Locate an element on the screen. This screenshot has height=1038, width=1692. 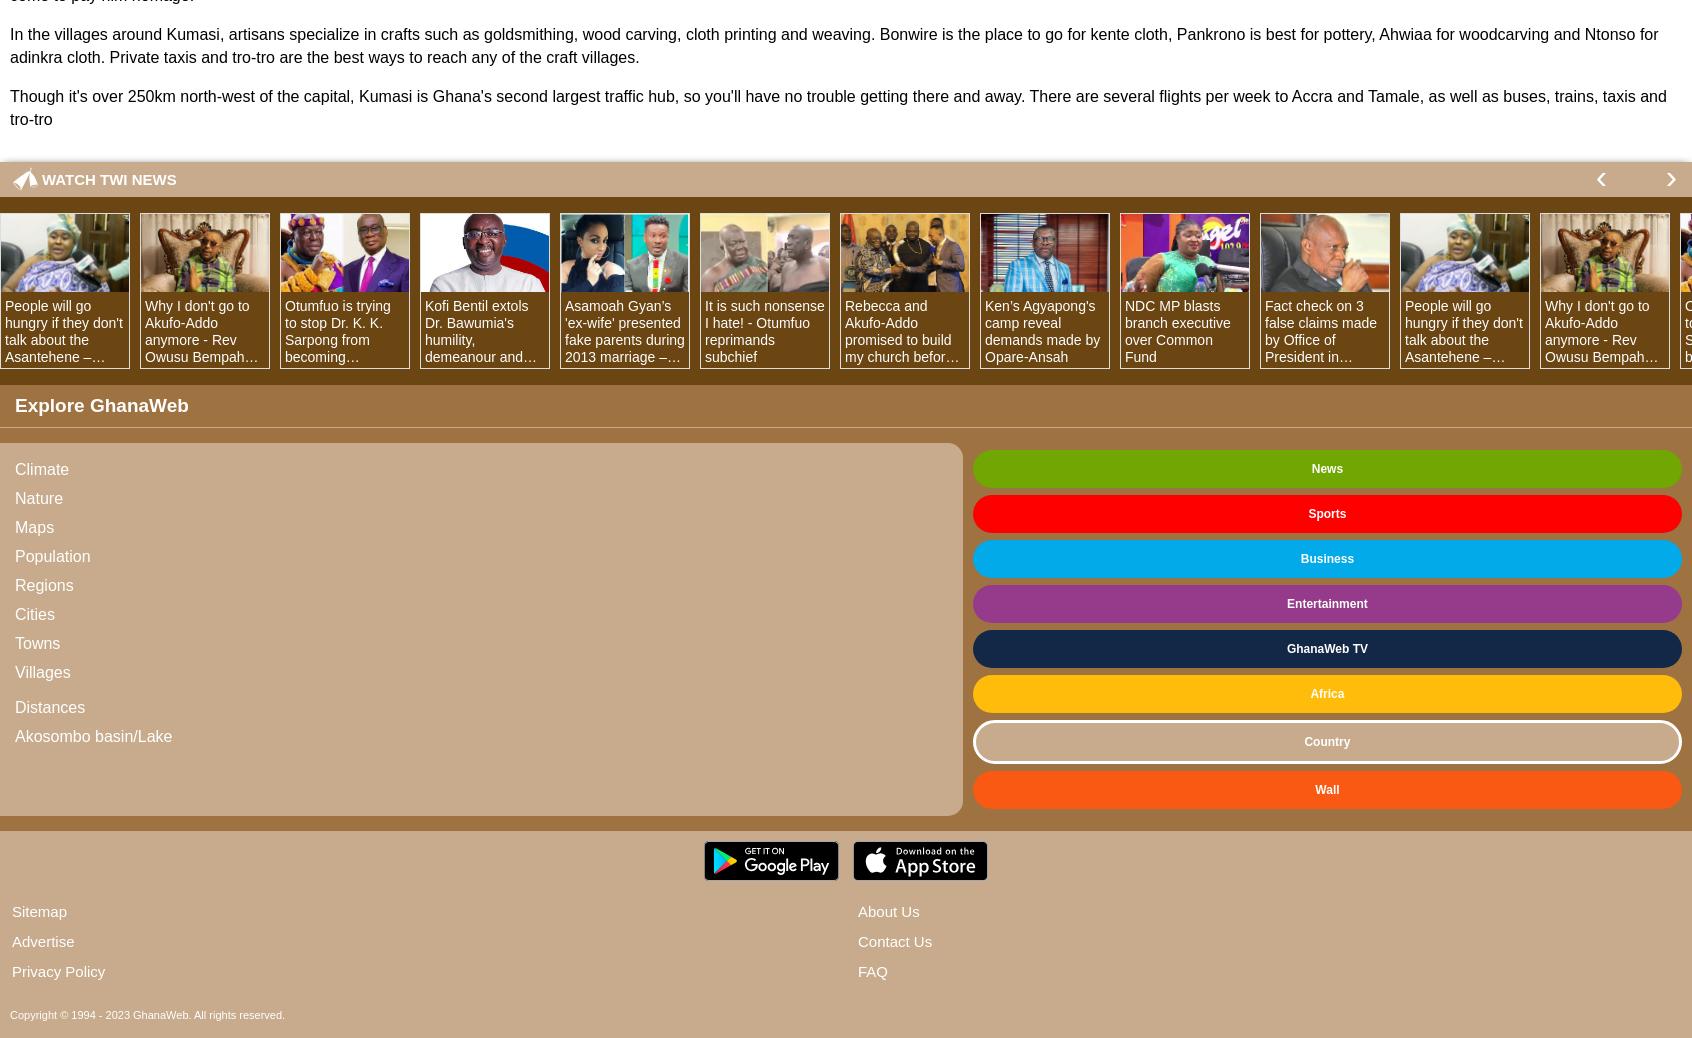
'Nature' is located at coordinates (37, 498).